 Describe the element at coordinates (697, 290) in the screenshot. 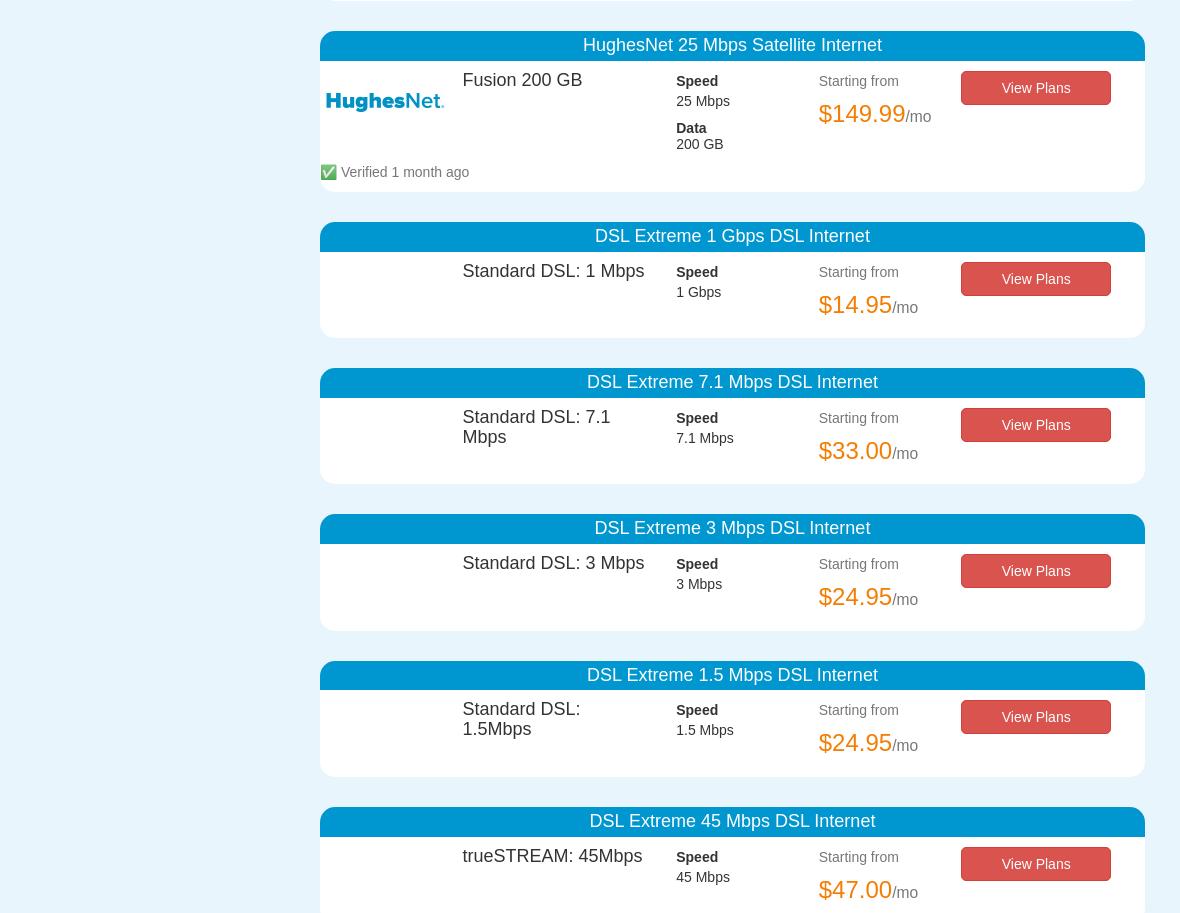

I see `'1 Gbps'` at that location.